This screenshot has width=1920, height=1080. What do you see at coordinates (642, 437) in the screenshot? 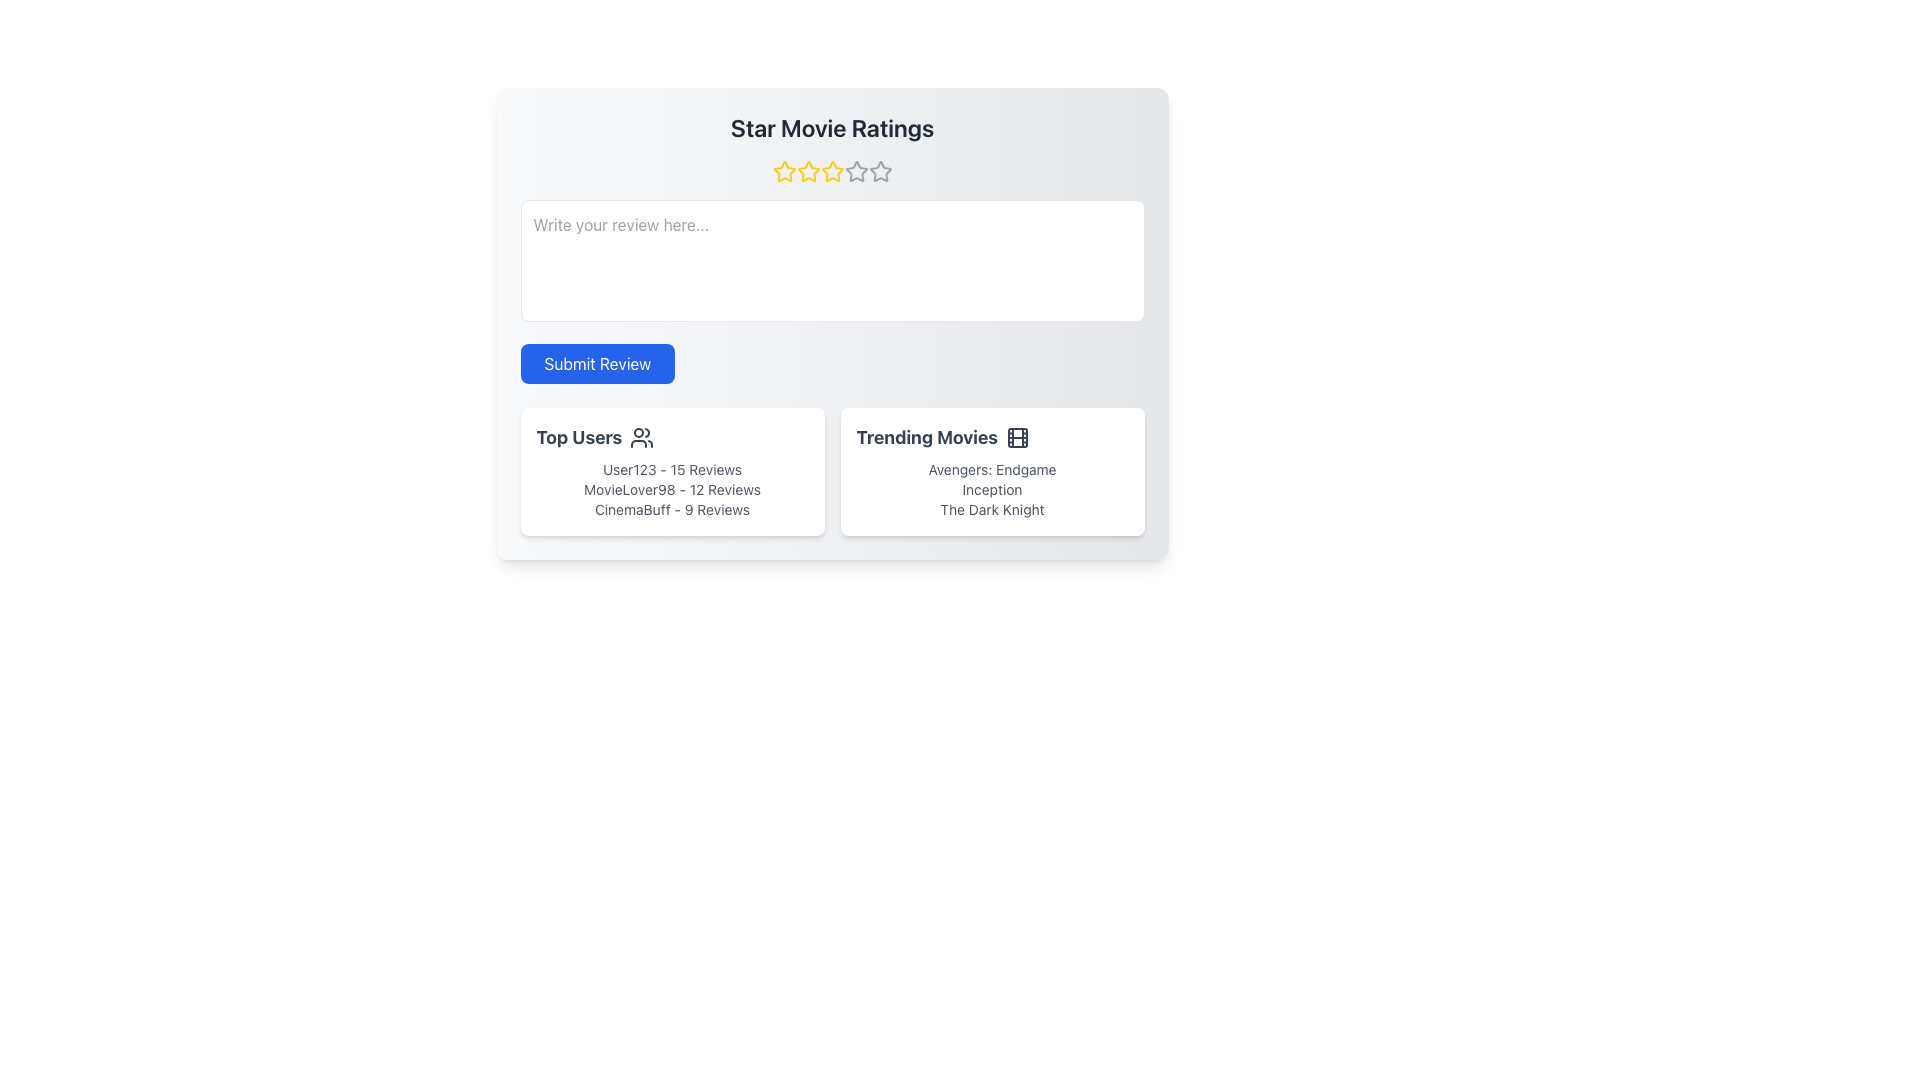
I see `the Decorative icon representing three human figures, which is positioned to the right of the 'Top Users' text` at bounding box center [642, 437].